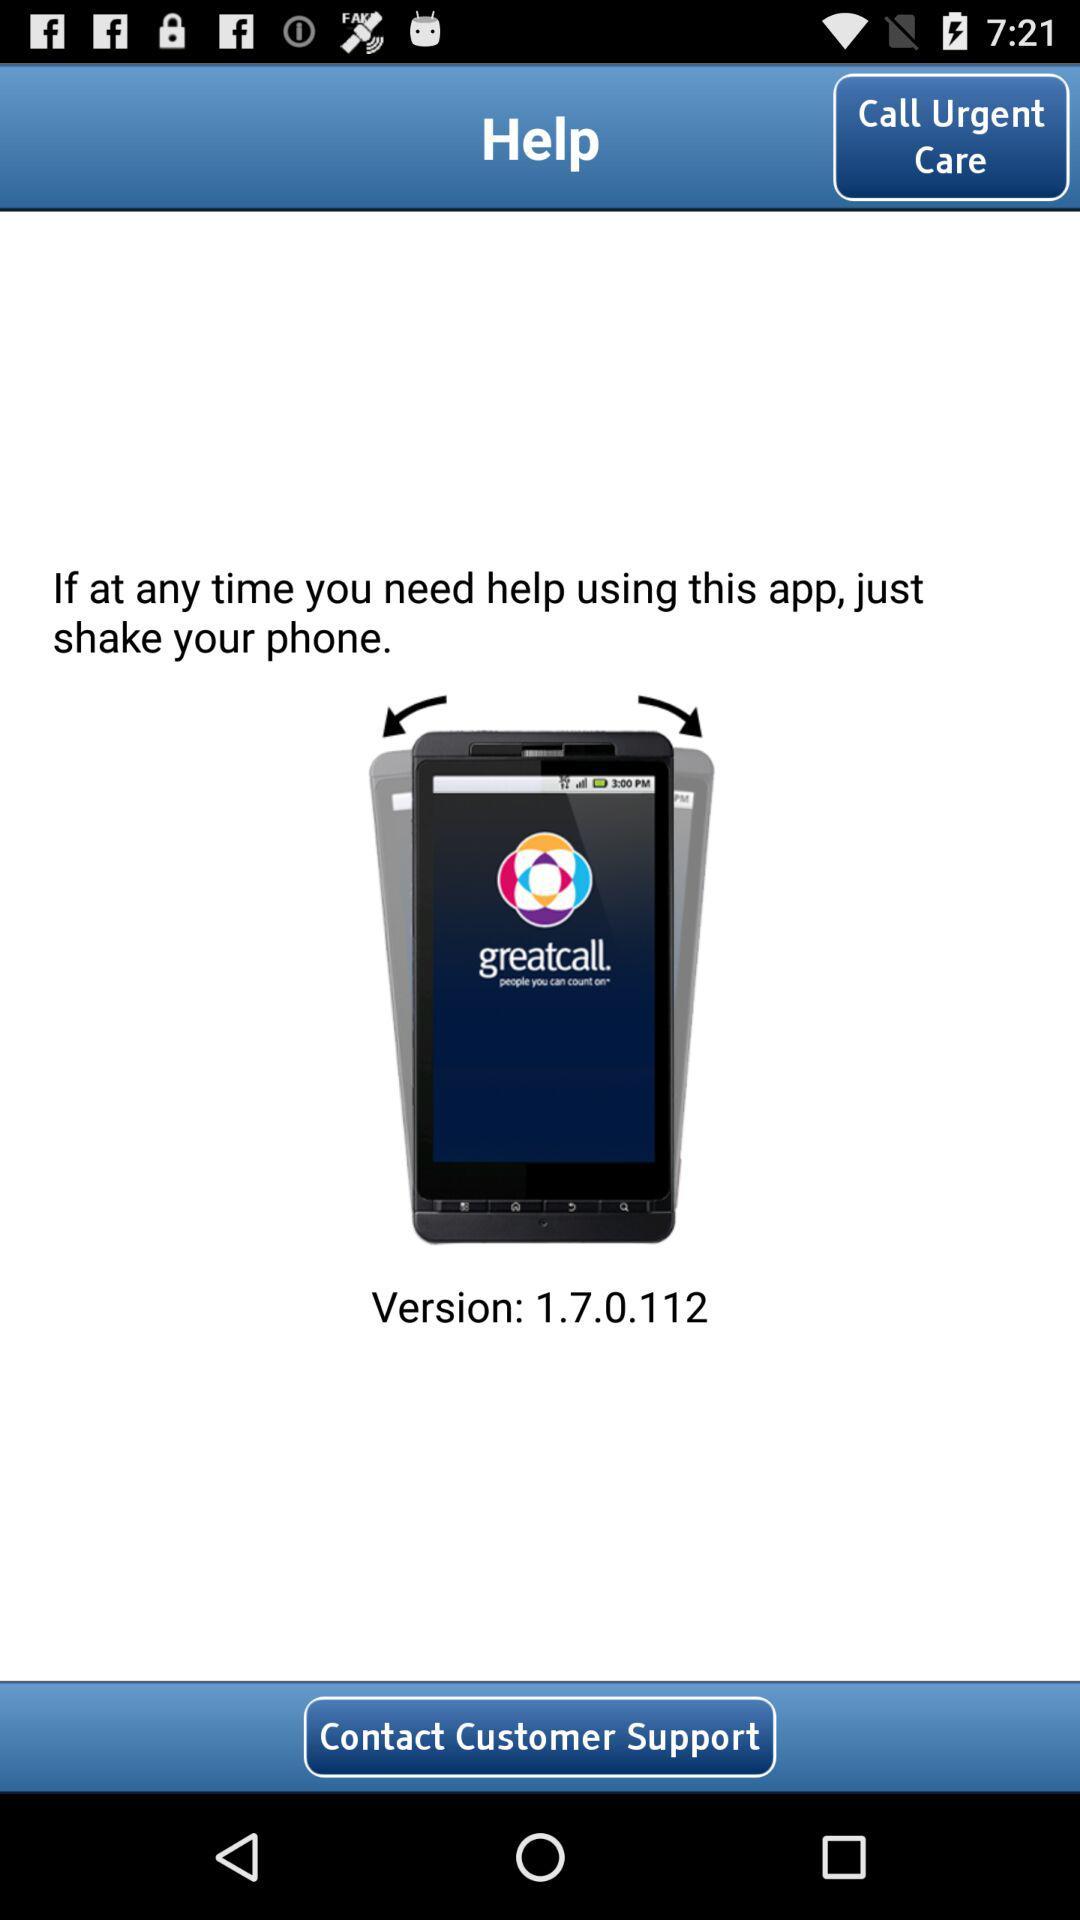  Describe the element at coordinates (950, 136) in the screenshot. I see `call urgent care icon` at that location.